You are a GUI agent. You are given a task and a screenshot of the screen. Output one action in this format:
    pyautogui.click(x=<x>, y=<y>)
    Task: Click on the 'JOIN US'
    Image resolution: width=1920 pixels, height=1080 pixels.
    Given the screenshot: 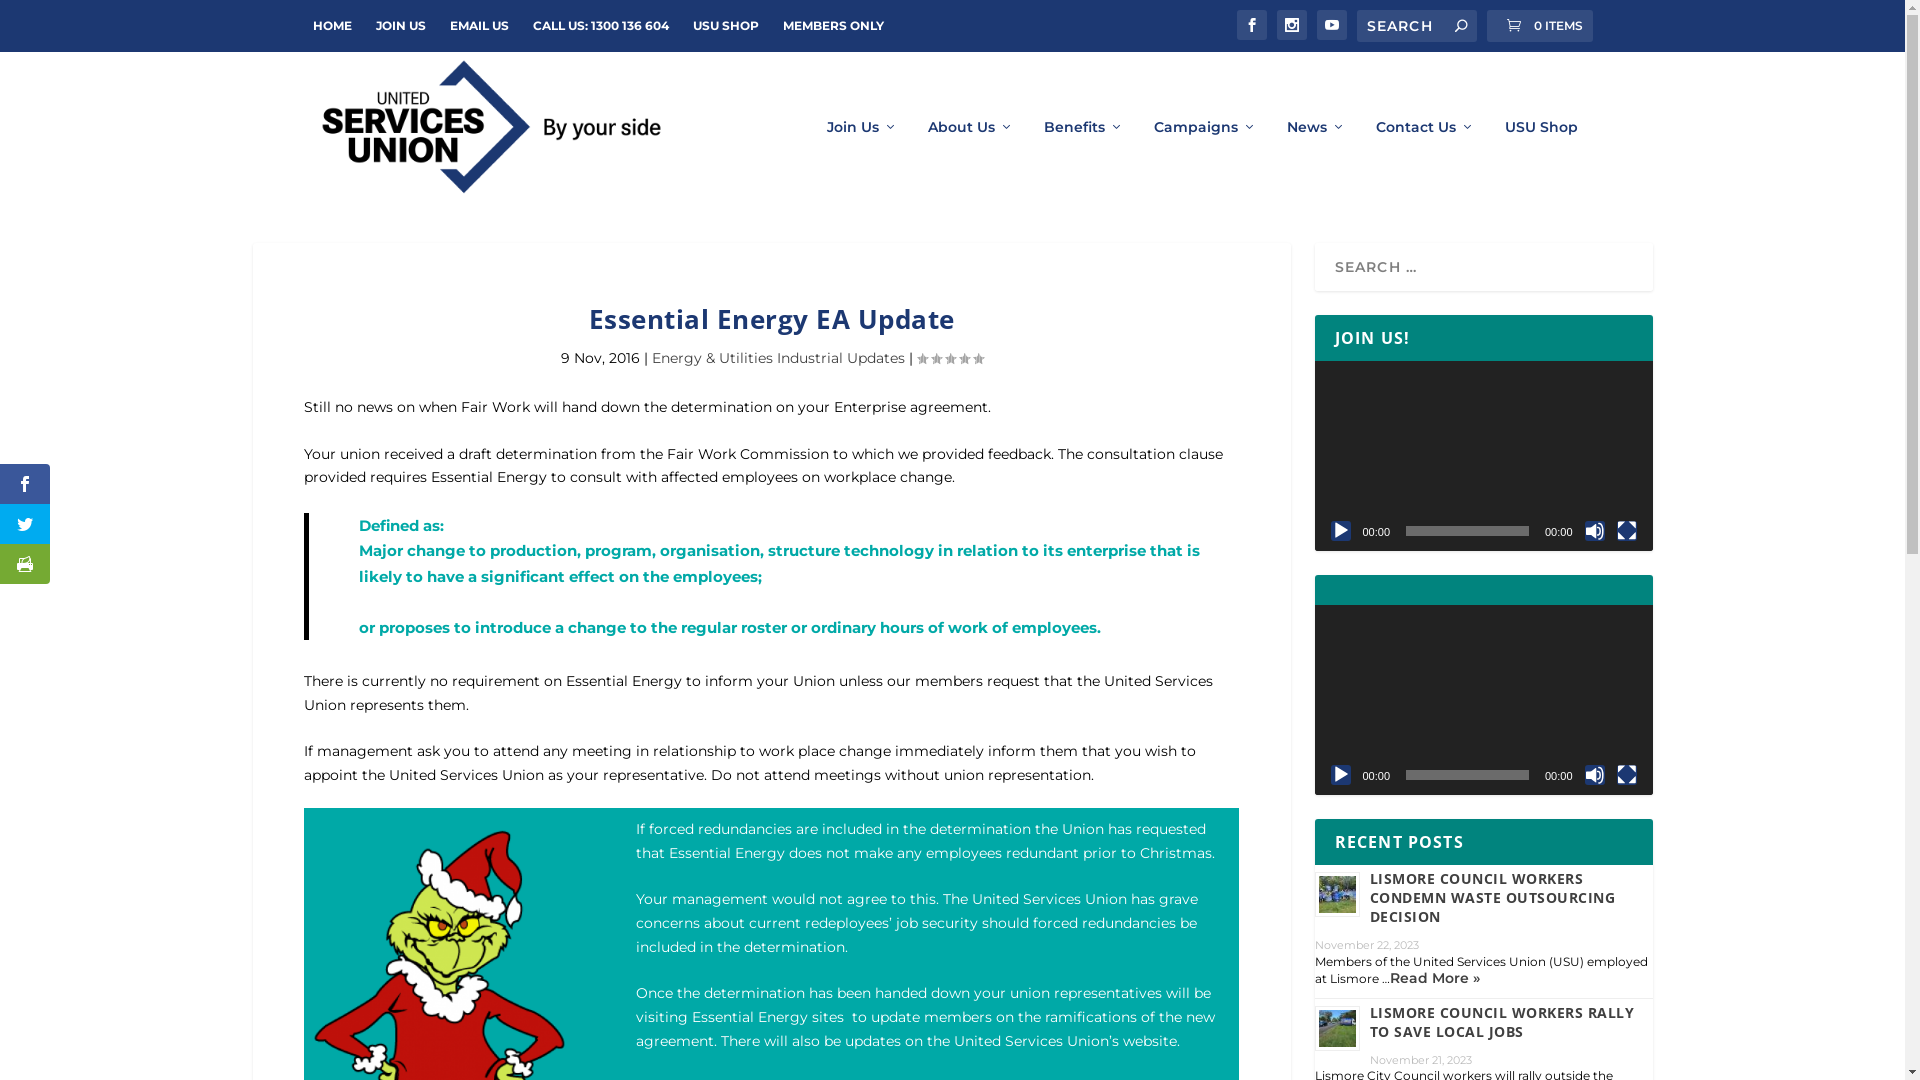 What is the action you would take?
    pyautogui.click(x=400, y=26)
    